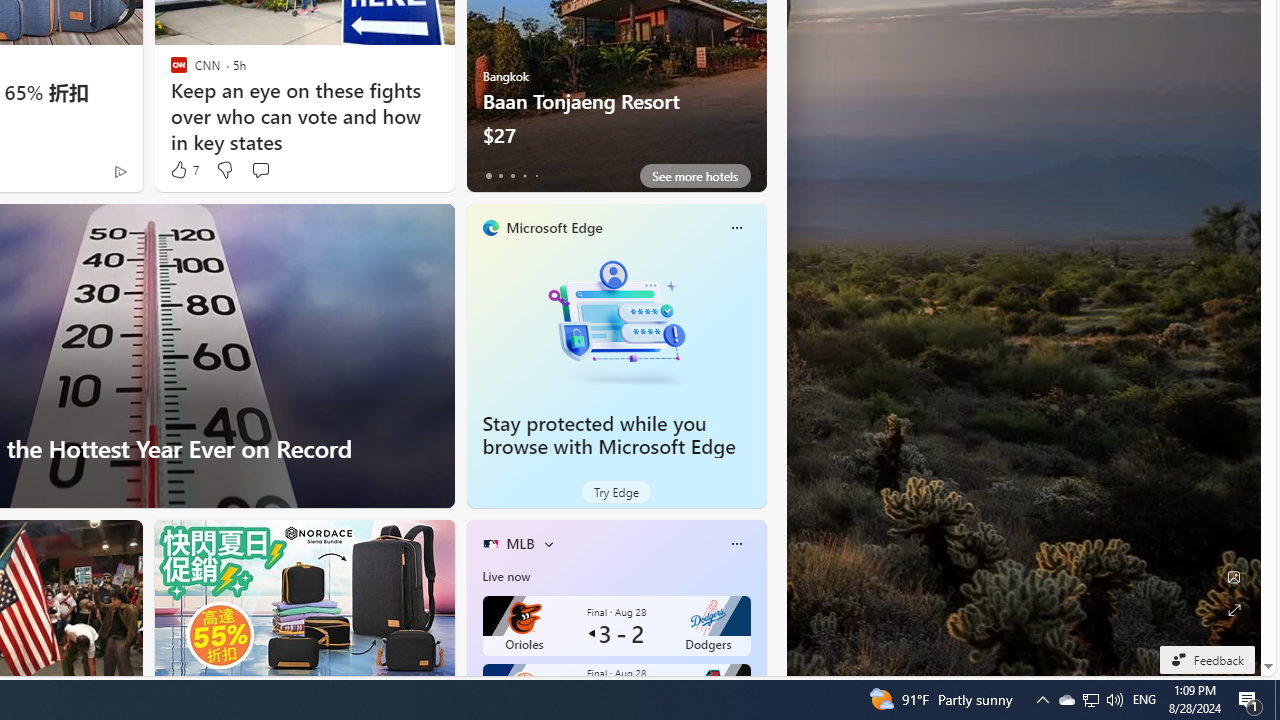 This screenshot has width=1280, height=720. I want to click on 'tab-3', so click(524, 175).